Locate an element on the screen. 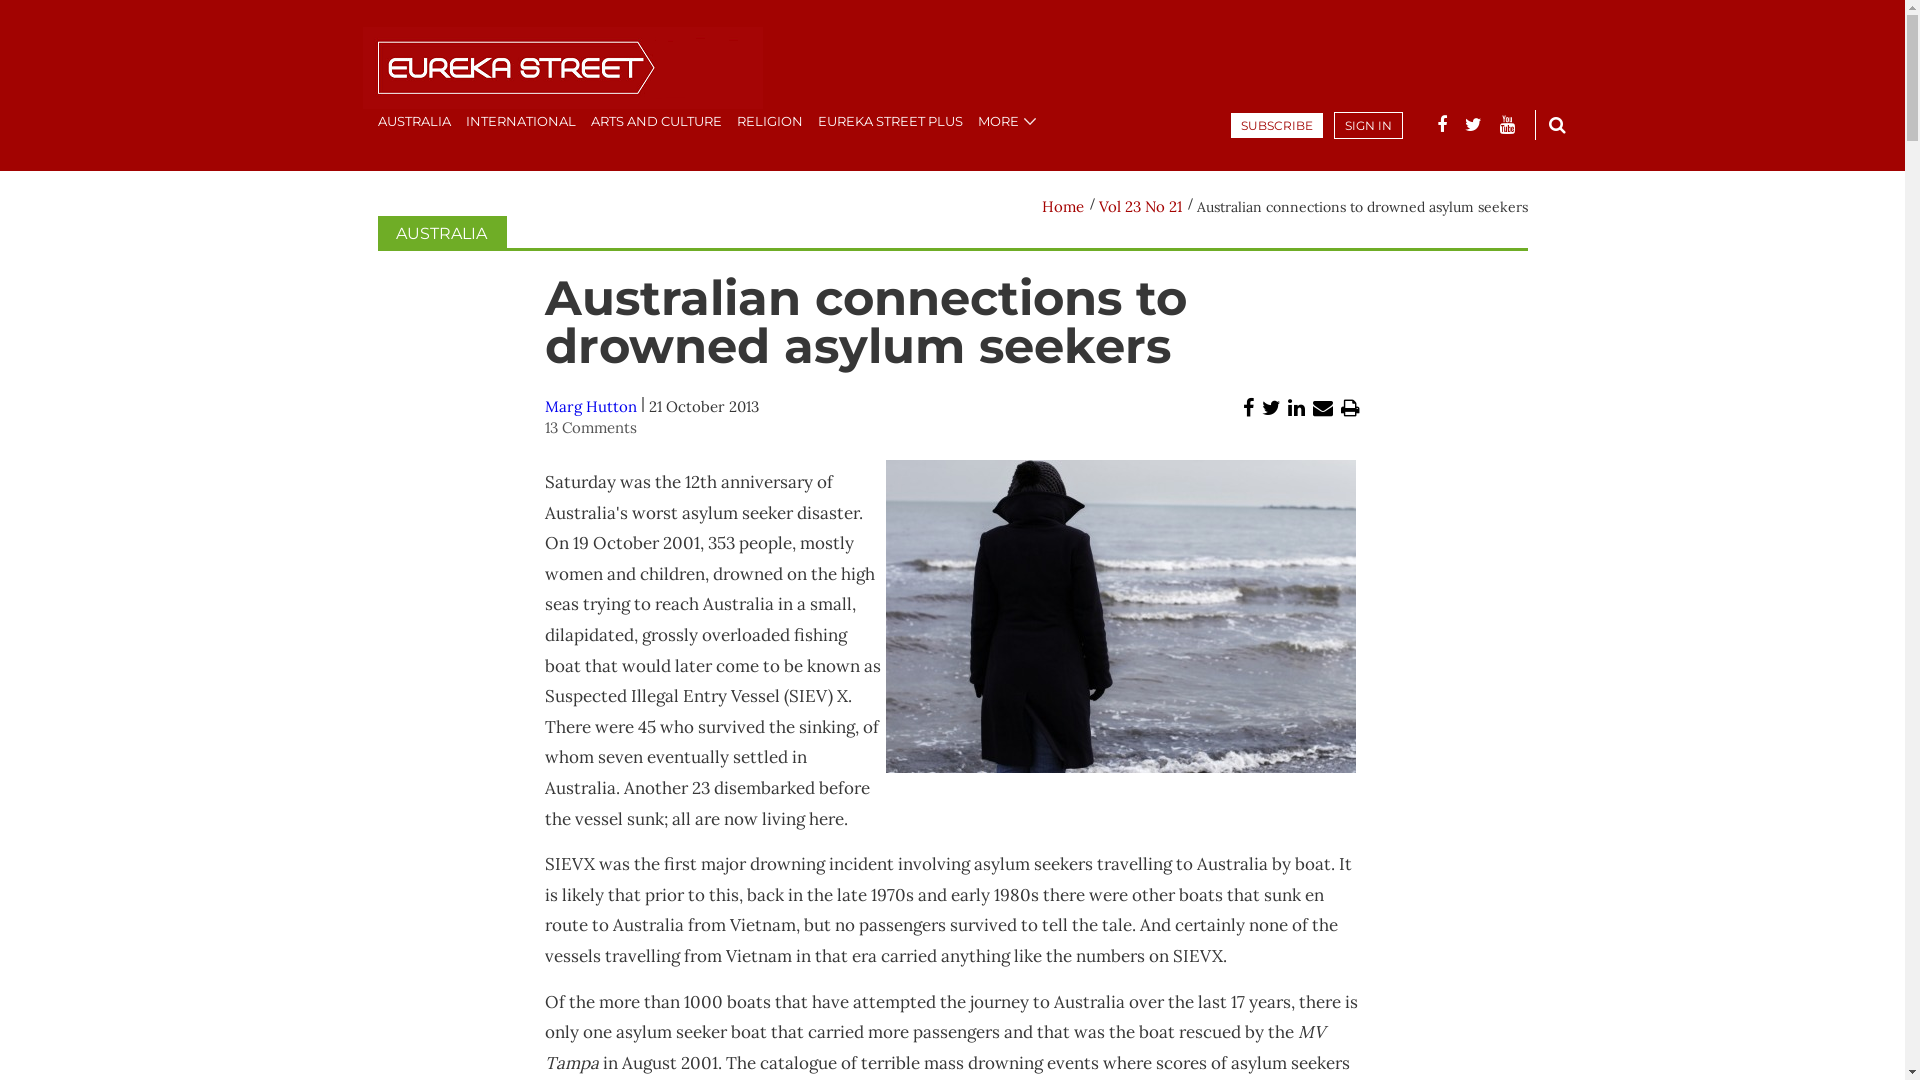 This screenshot has width=1920, height=1080. 'Vol 23 No 21' is located at coordinates (1140, 206).